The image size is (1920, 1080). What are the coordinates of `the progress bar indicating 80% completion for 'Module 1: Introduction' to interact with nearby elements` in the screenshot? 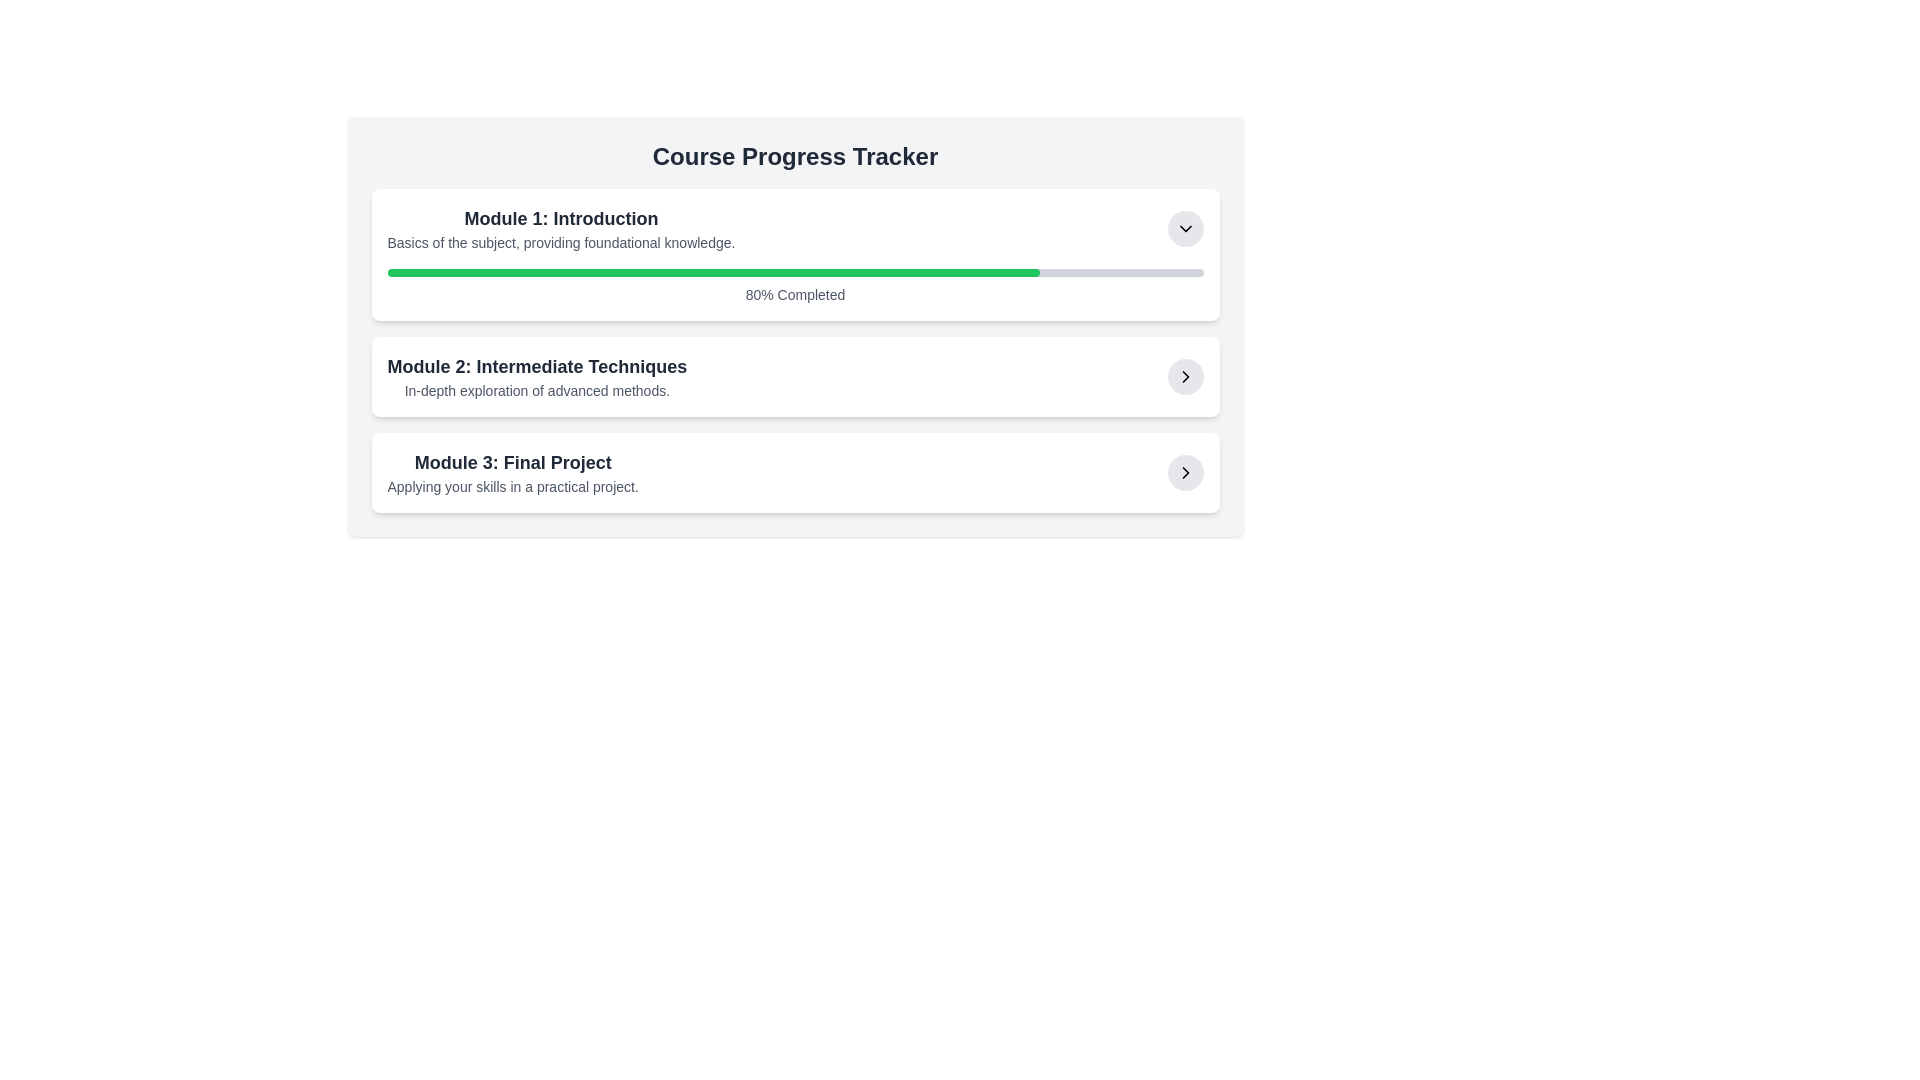 It's located at (794, 273).